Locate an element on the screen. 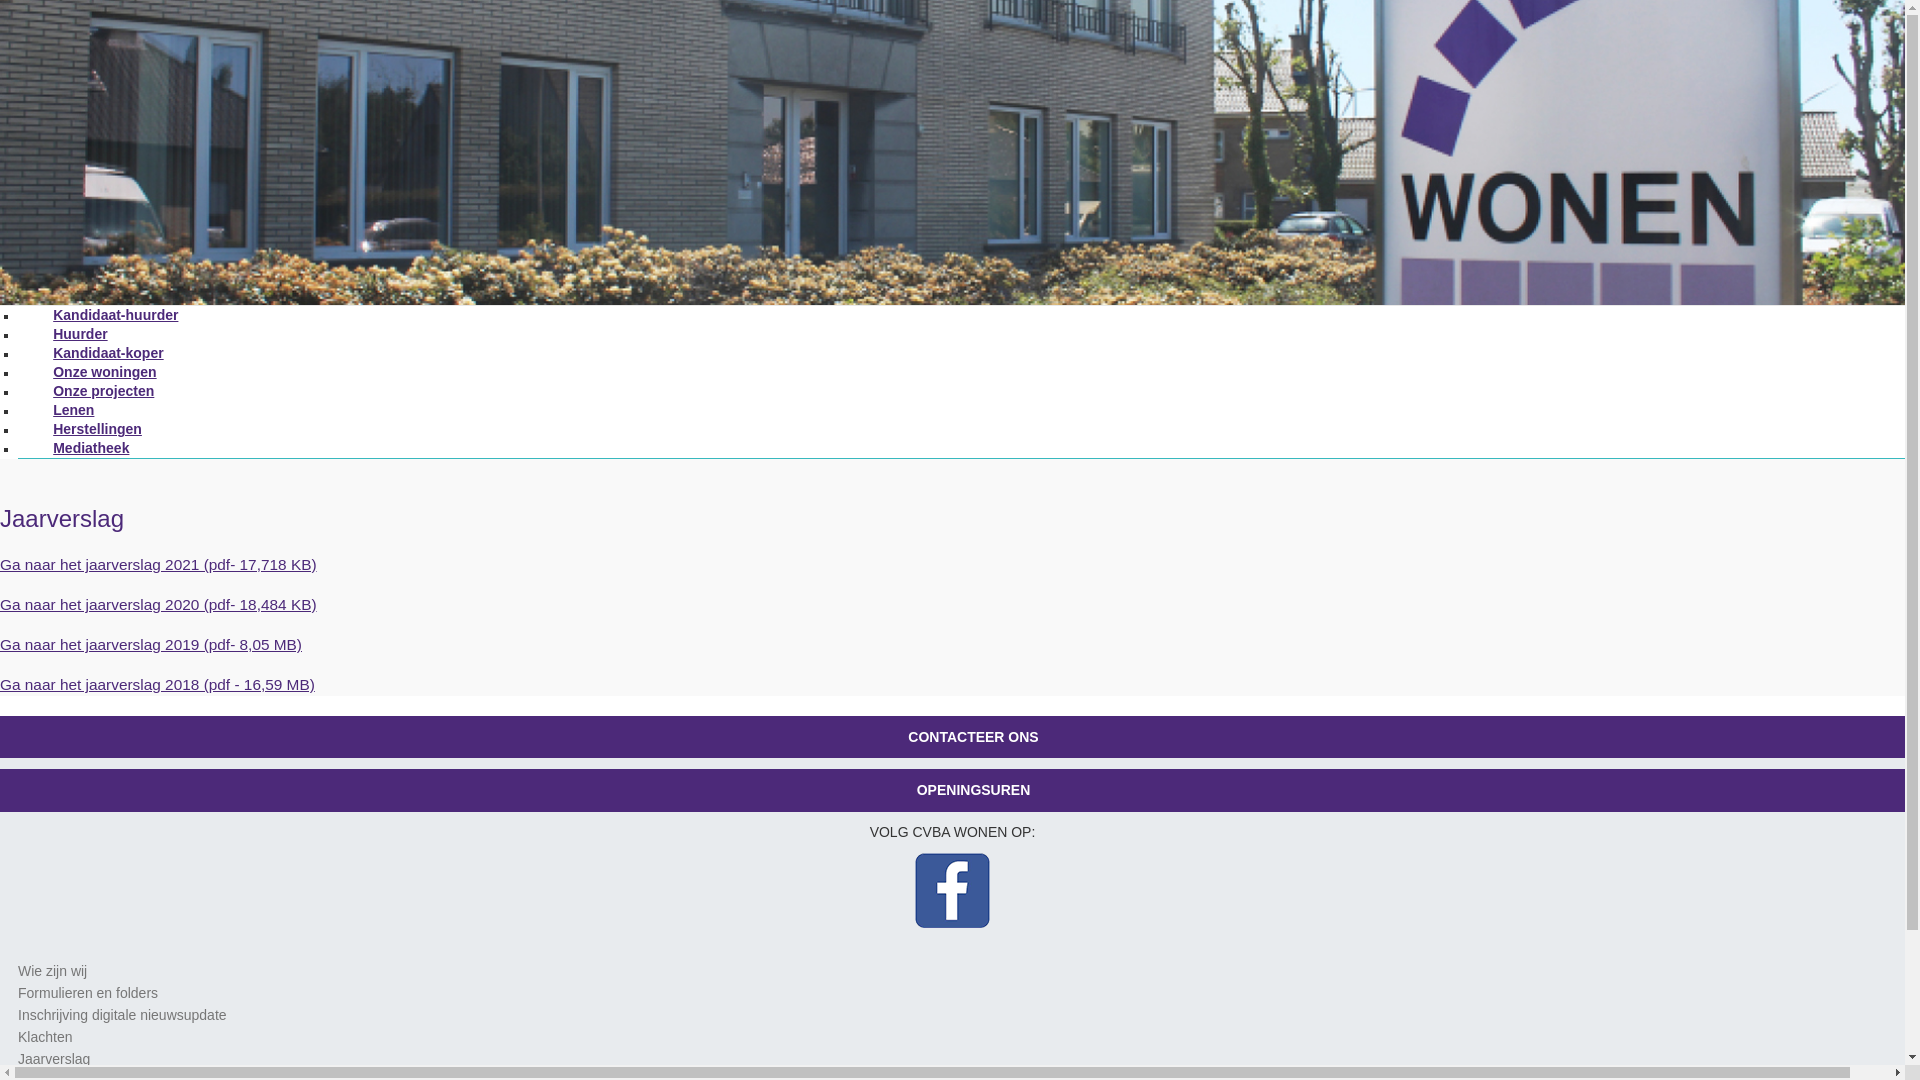 This screenshot has width=1920, height=1080. 'Huurder' is located at coordinates (80, 334).